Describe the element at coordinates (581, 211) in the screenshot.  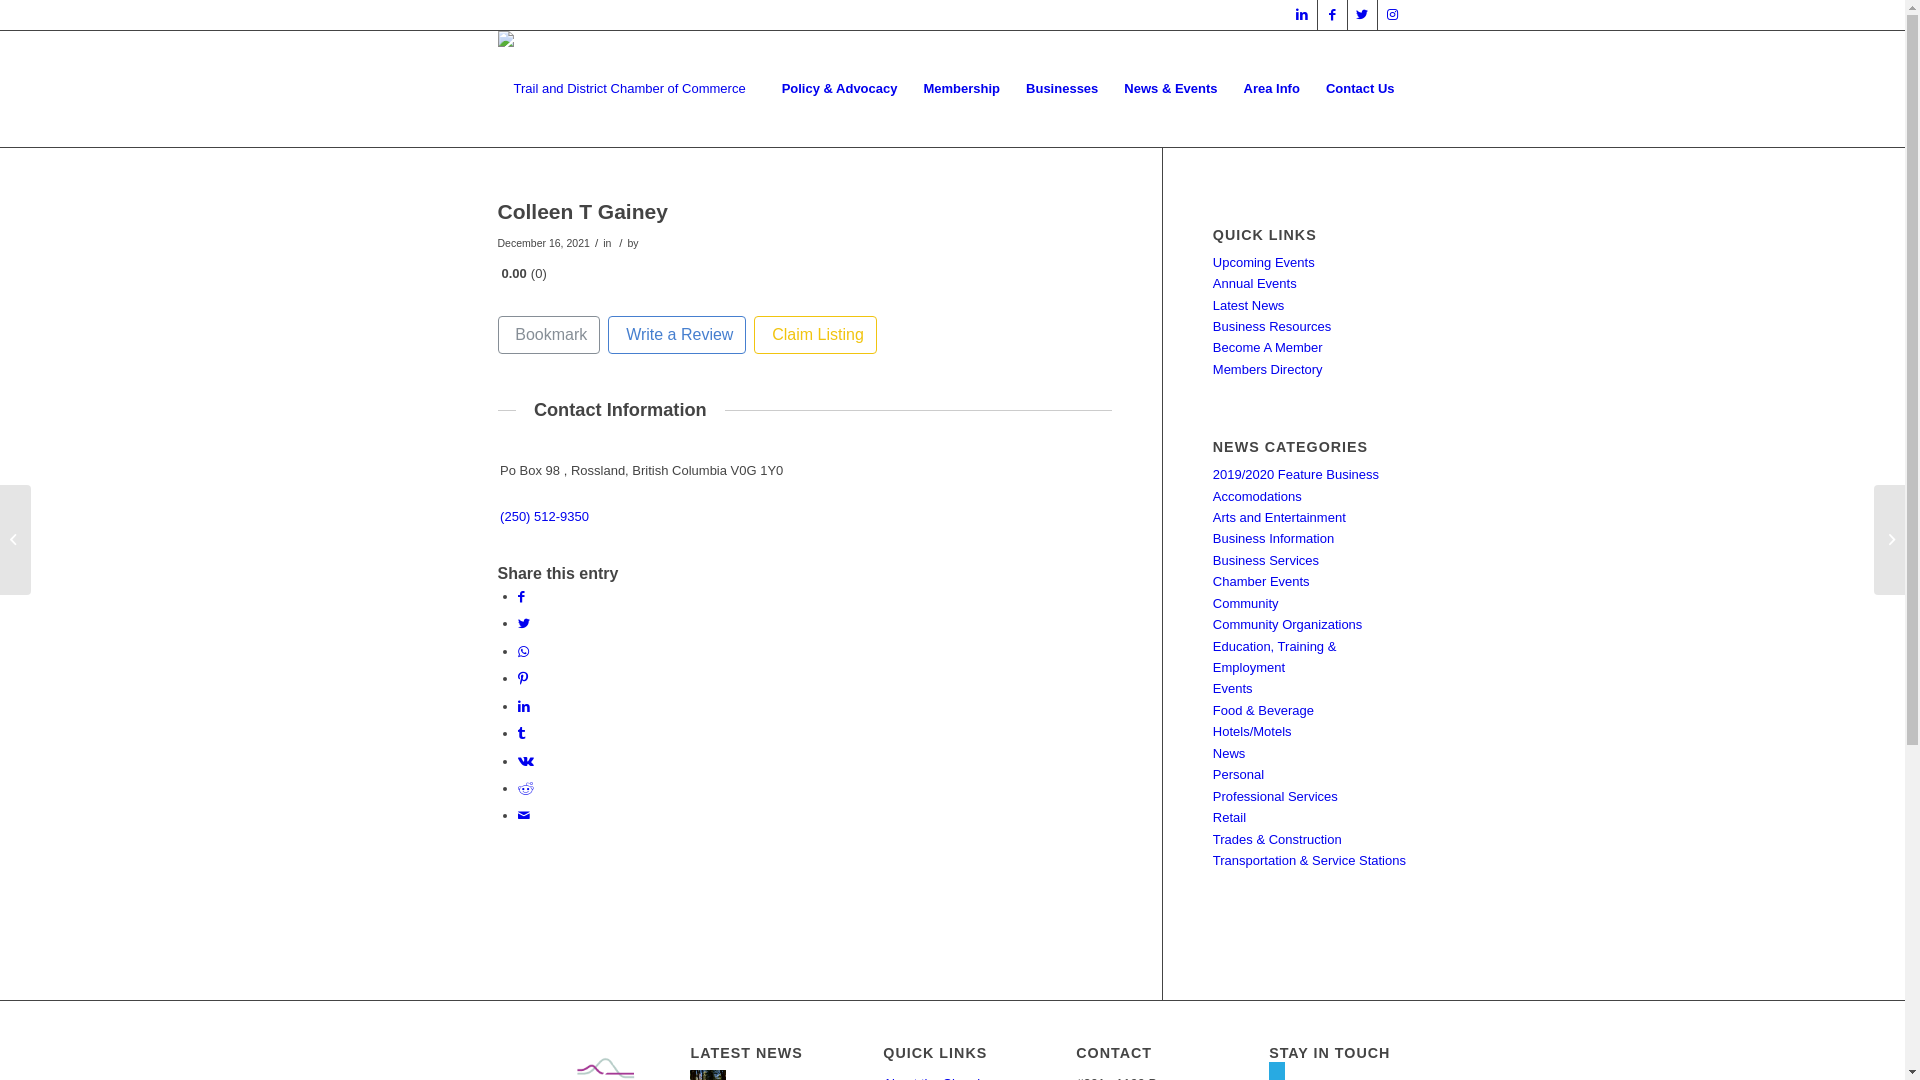
I see `'Colleen T Gainey'` at that location.